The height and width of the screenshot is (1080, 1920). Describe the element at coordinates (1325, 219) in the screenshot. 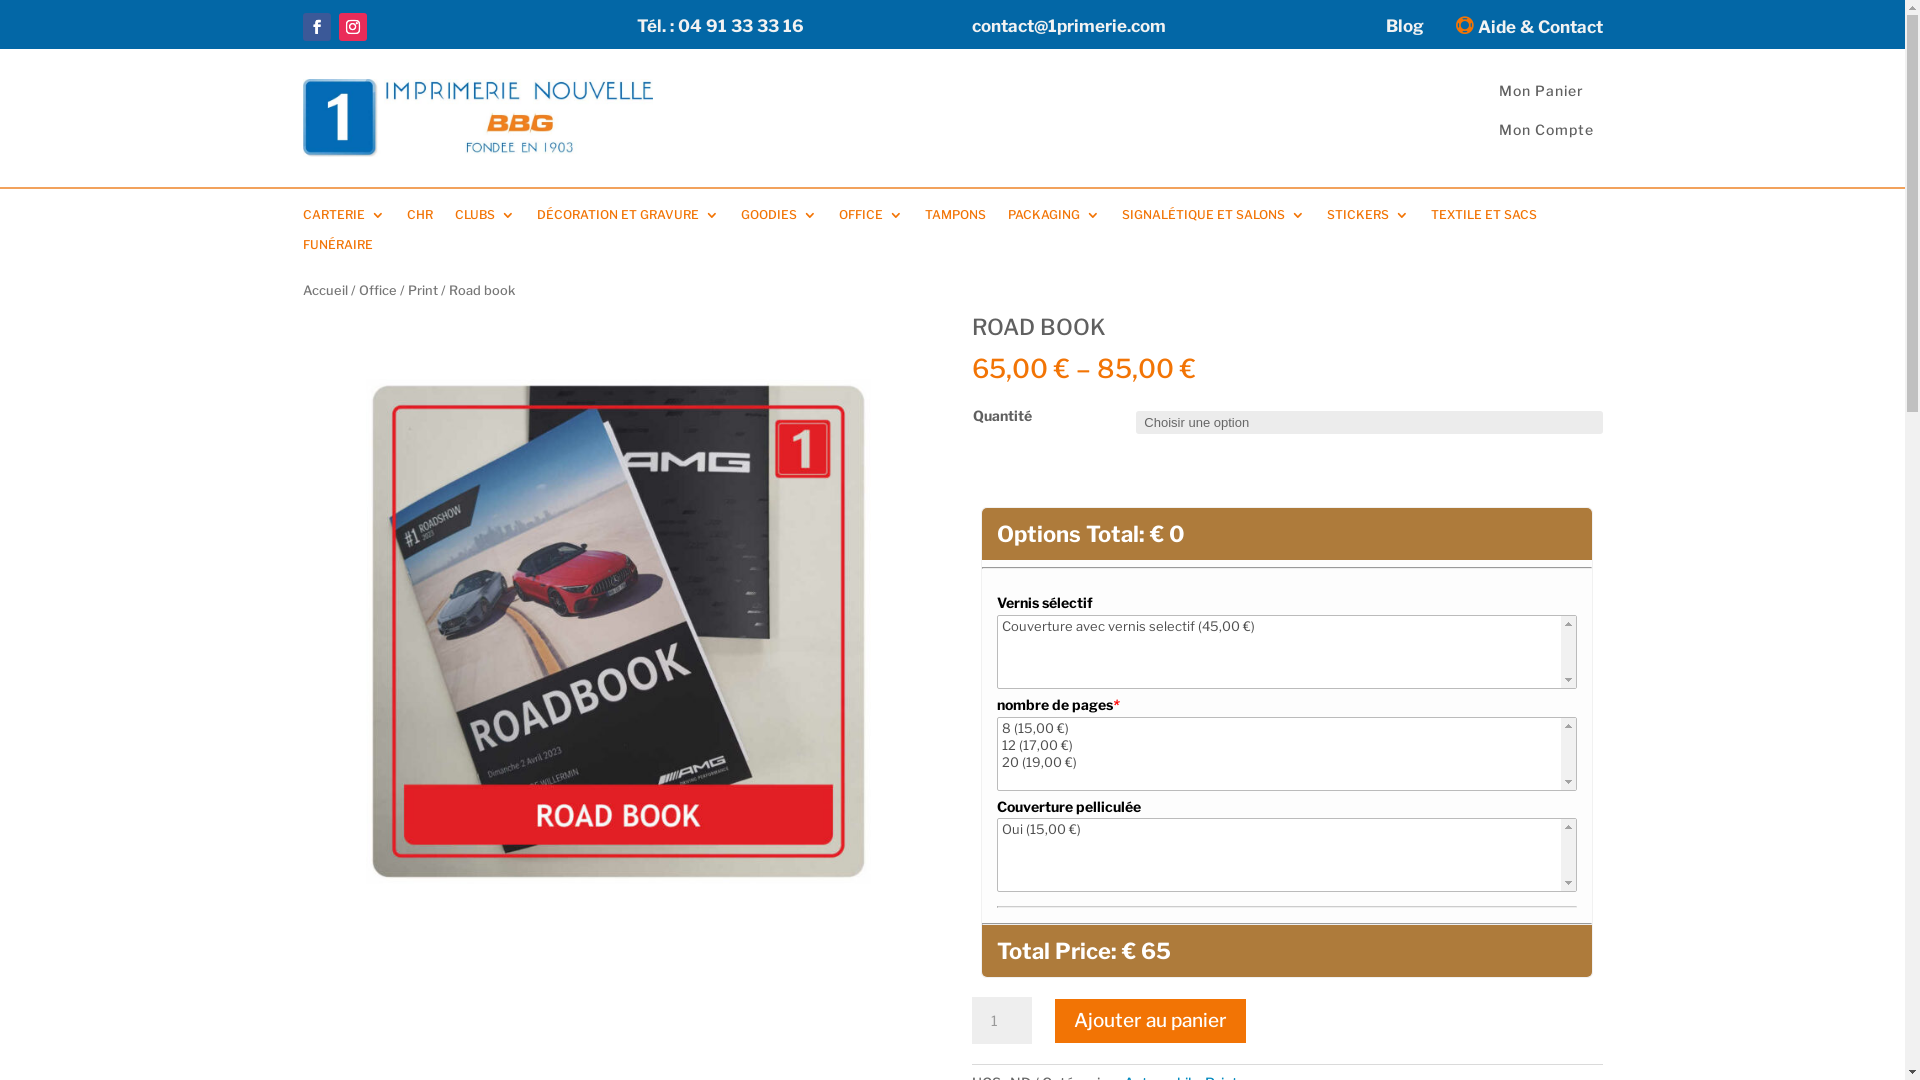

I see `'STICKERS'` at that location.